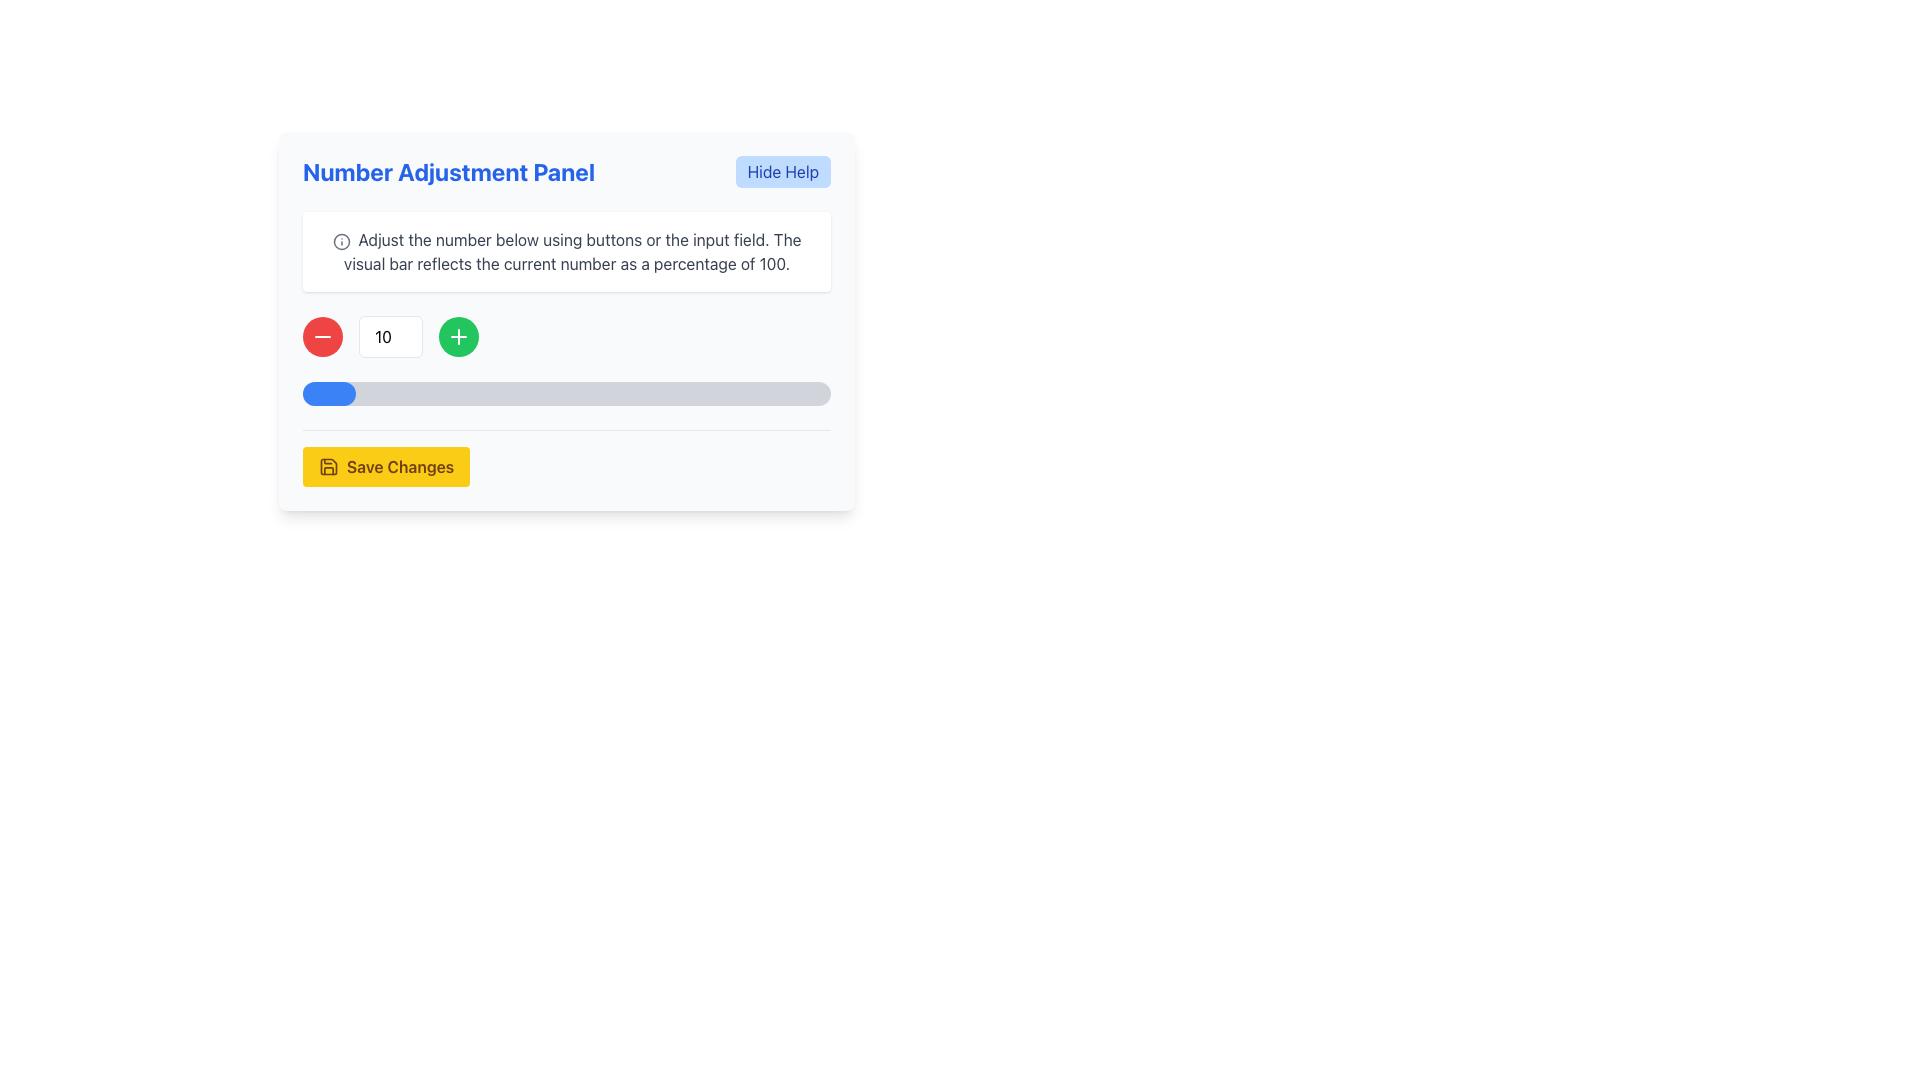 The width and height of the screenshot is (1920, 1080). What do you see at coordinates (458, 335) in the screenshot?
I see `the small circular green button with a white plus symbol, located to the right of a numeric input field with a value of 10` at bounding box center [458, 335].